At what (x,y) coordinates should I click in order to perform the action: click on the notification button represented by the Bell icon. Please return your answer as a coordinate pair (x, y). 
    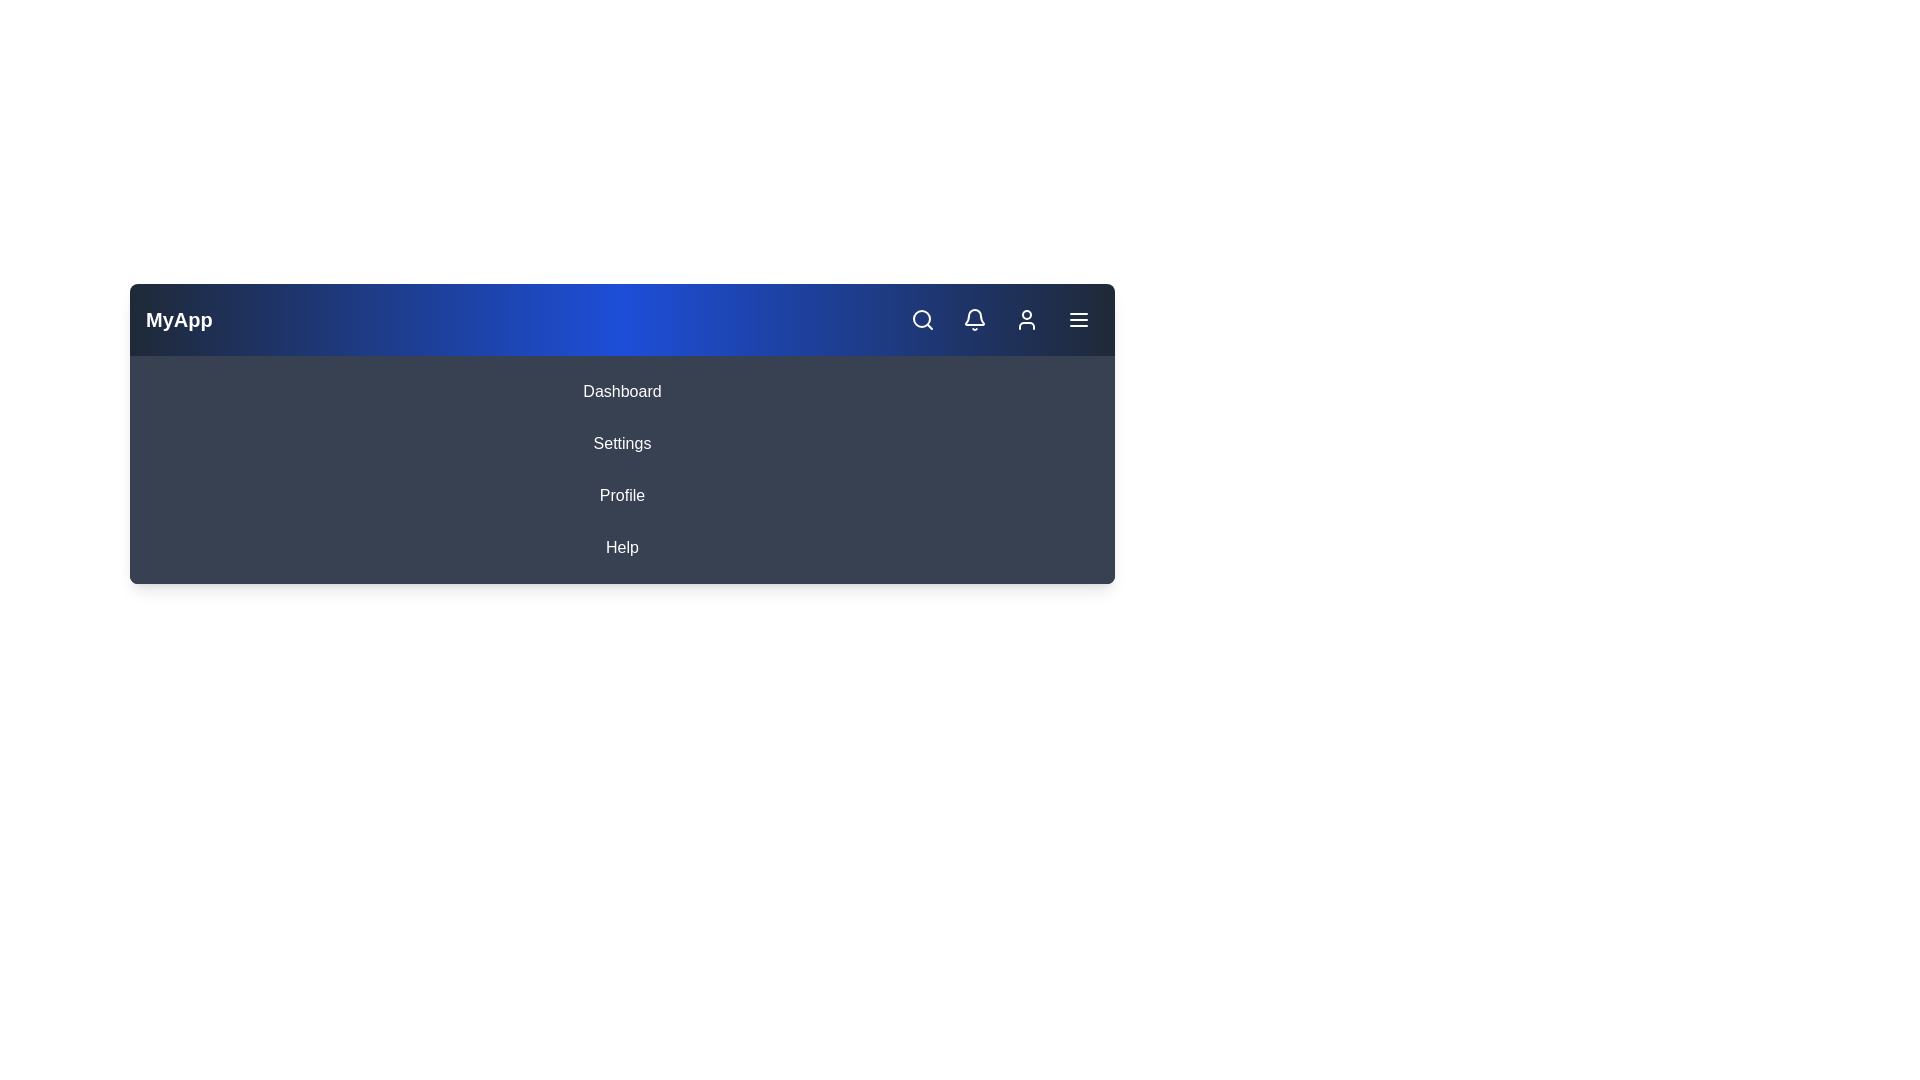
    Looking at the image, I should click on (974, 319).